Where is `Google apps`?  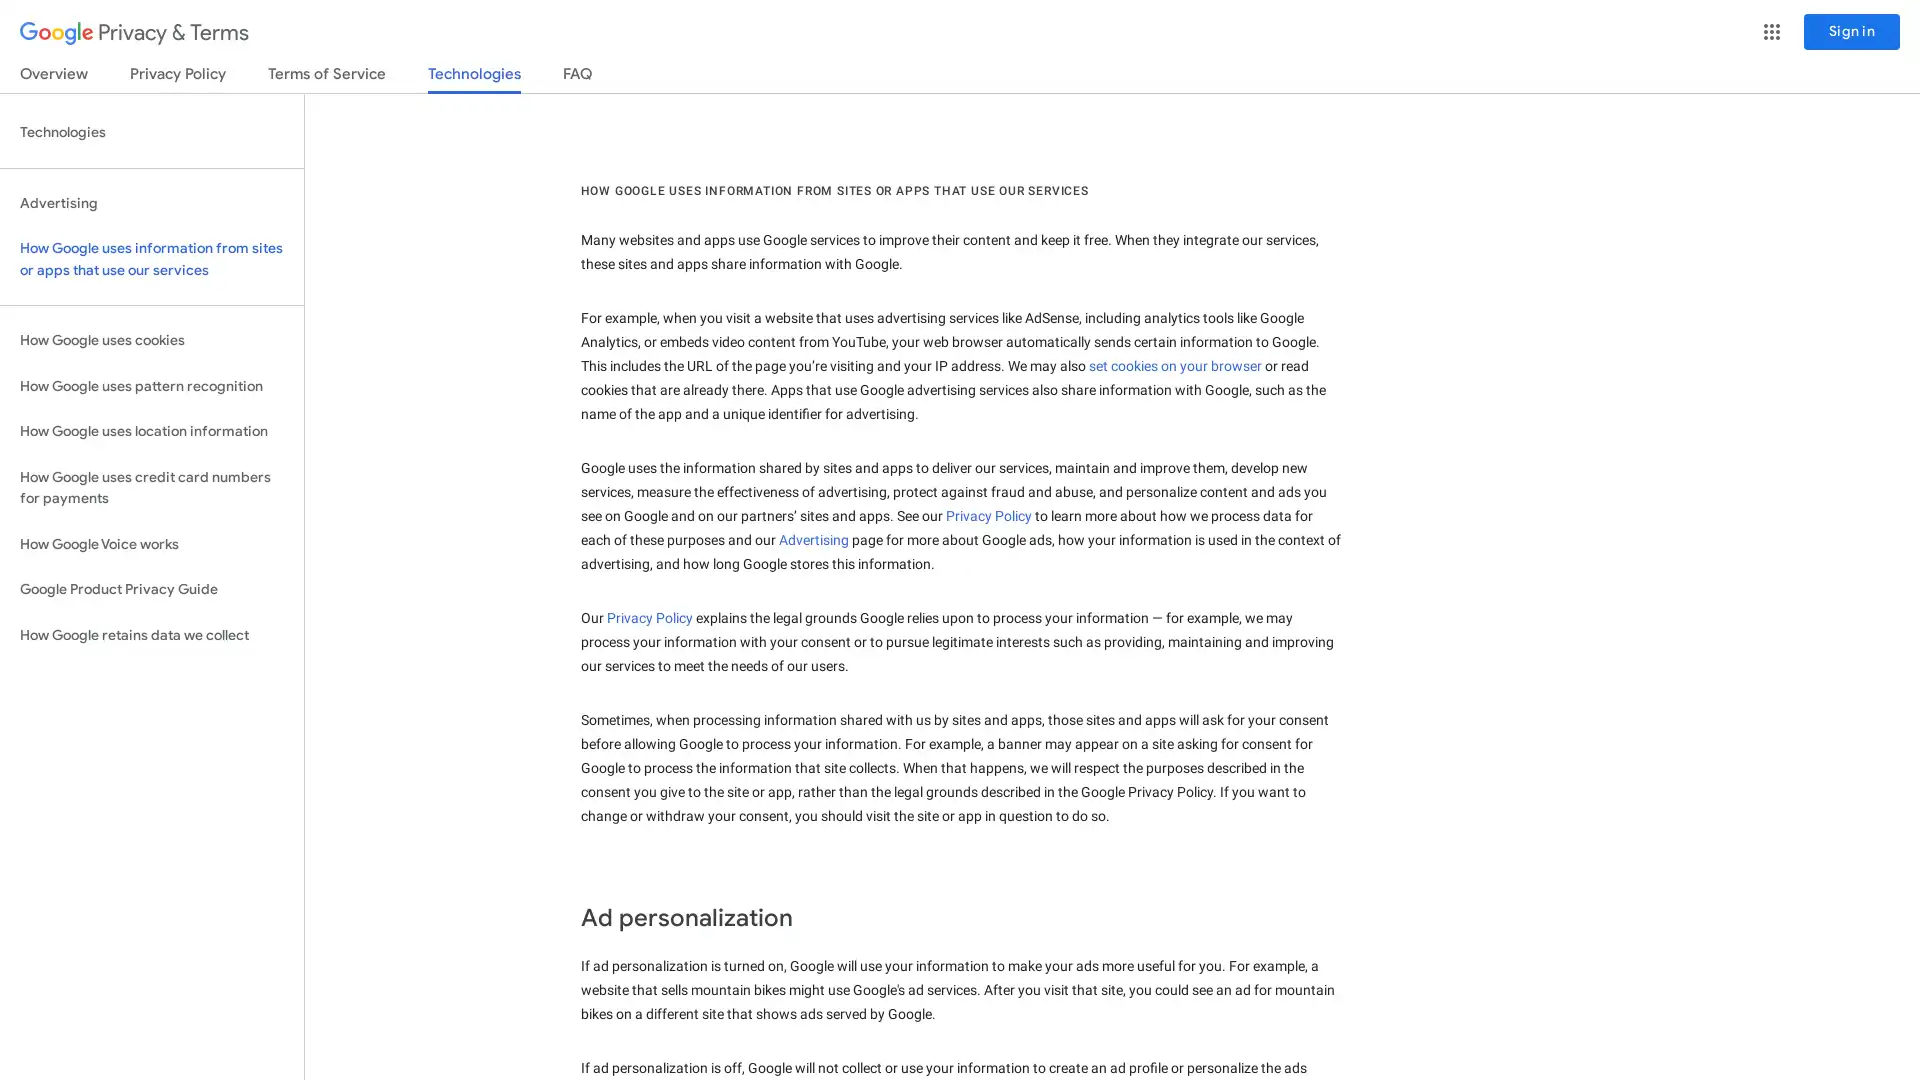 Google apps is located at coordinates (1771, 31).